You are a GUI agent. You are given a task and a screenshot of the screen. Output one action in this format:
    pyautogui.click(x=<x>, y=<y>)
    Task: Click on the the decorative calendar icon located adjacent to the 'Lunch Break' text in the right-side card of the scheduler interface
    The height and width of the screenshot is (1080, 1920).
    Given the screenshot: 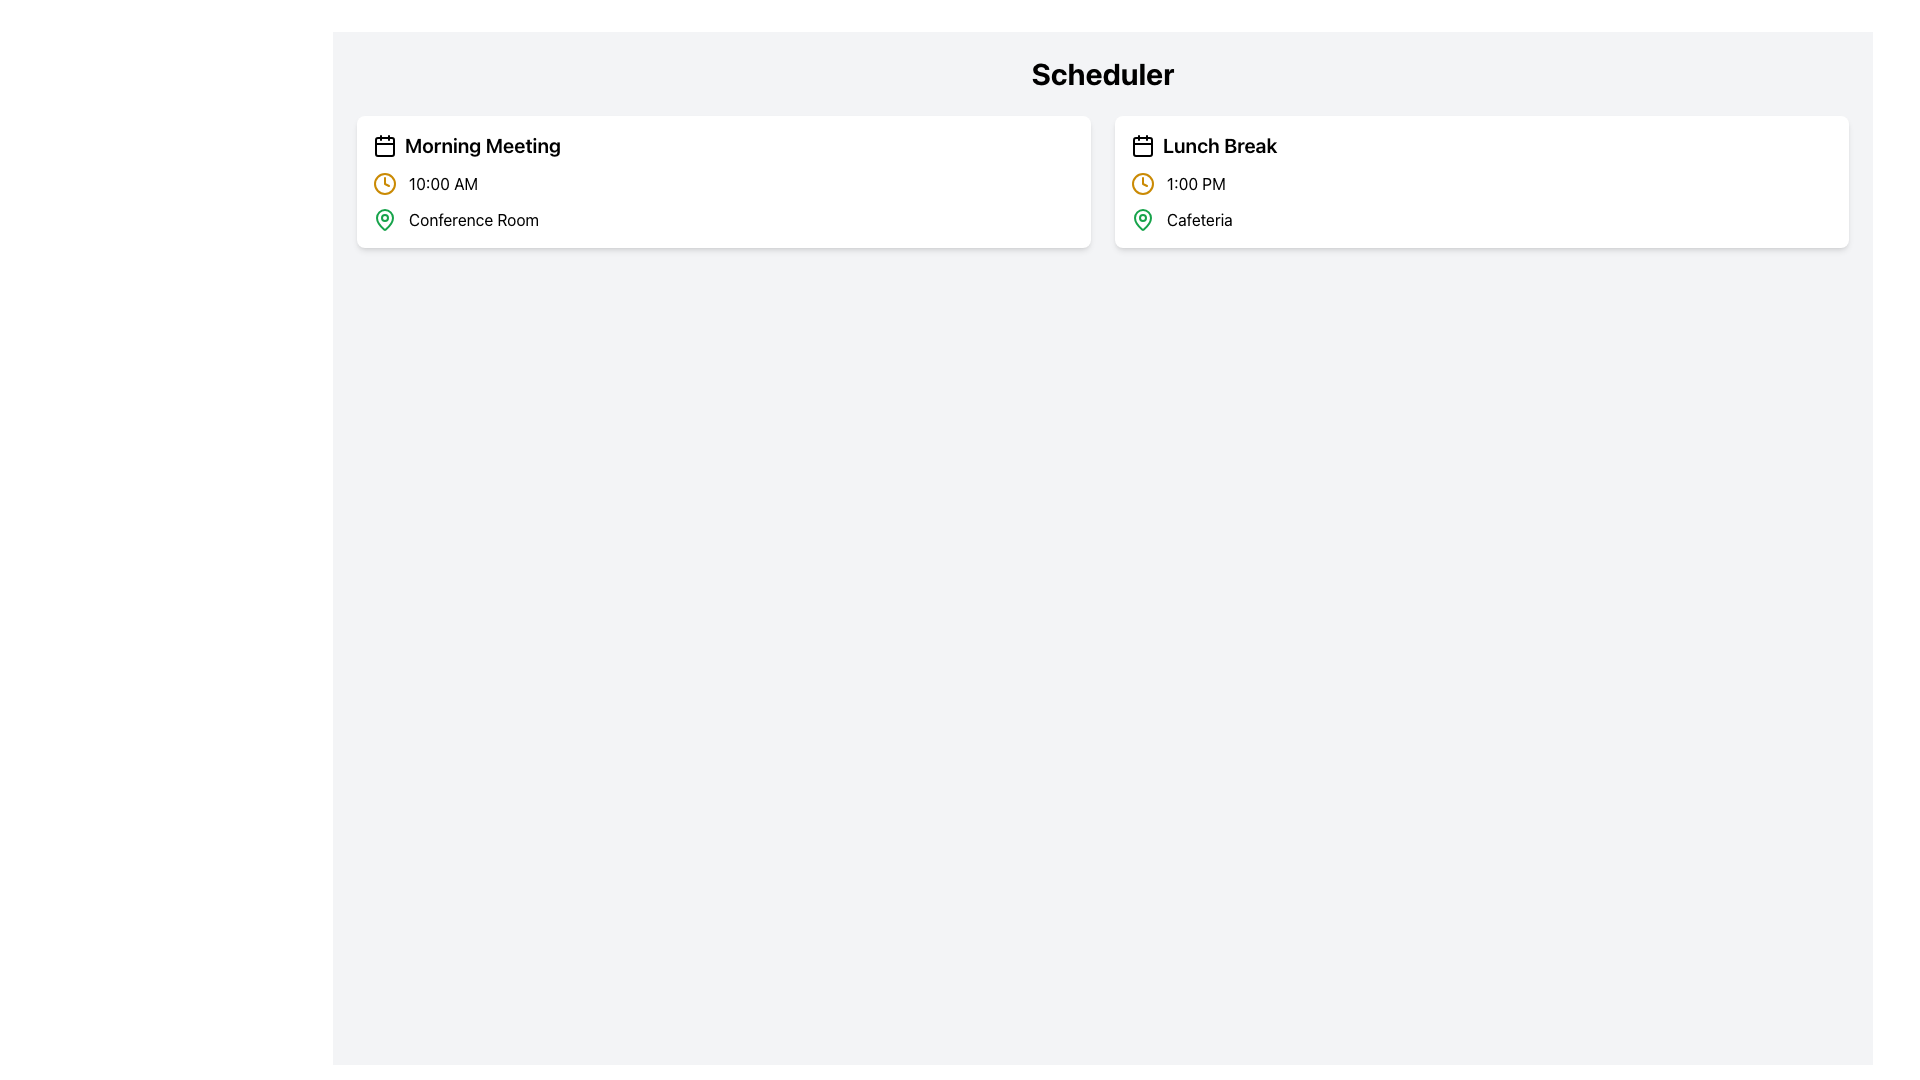 What is the action you would take?
    pyautogui.click(x=1142, y=145)
    